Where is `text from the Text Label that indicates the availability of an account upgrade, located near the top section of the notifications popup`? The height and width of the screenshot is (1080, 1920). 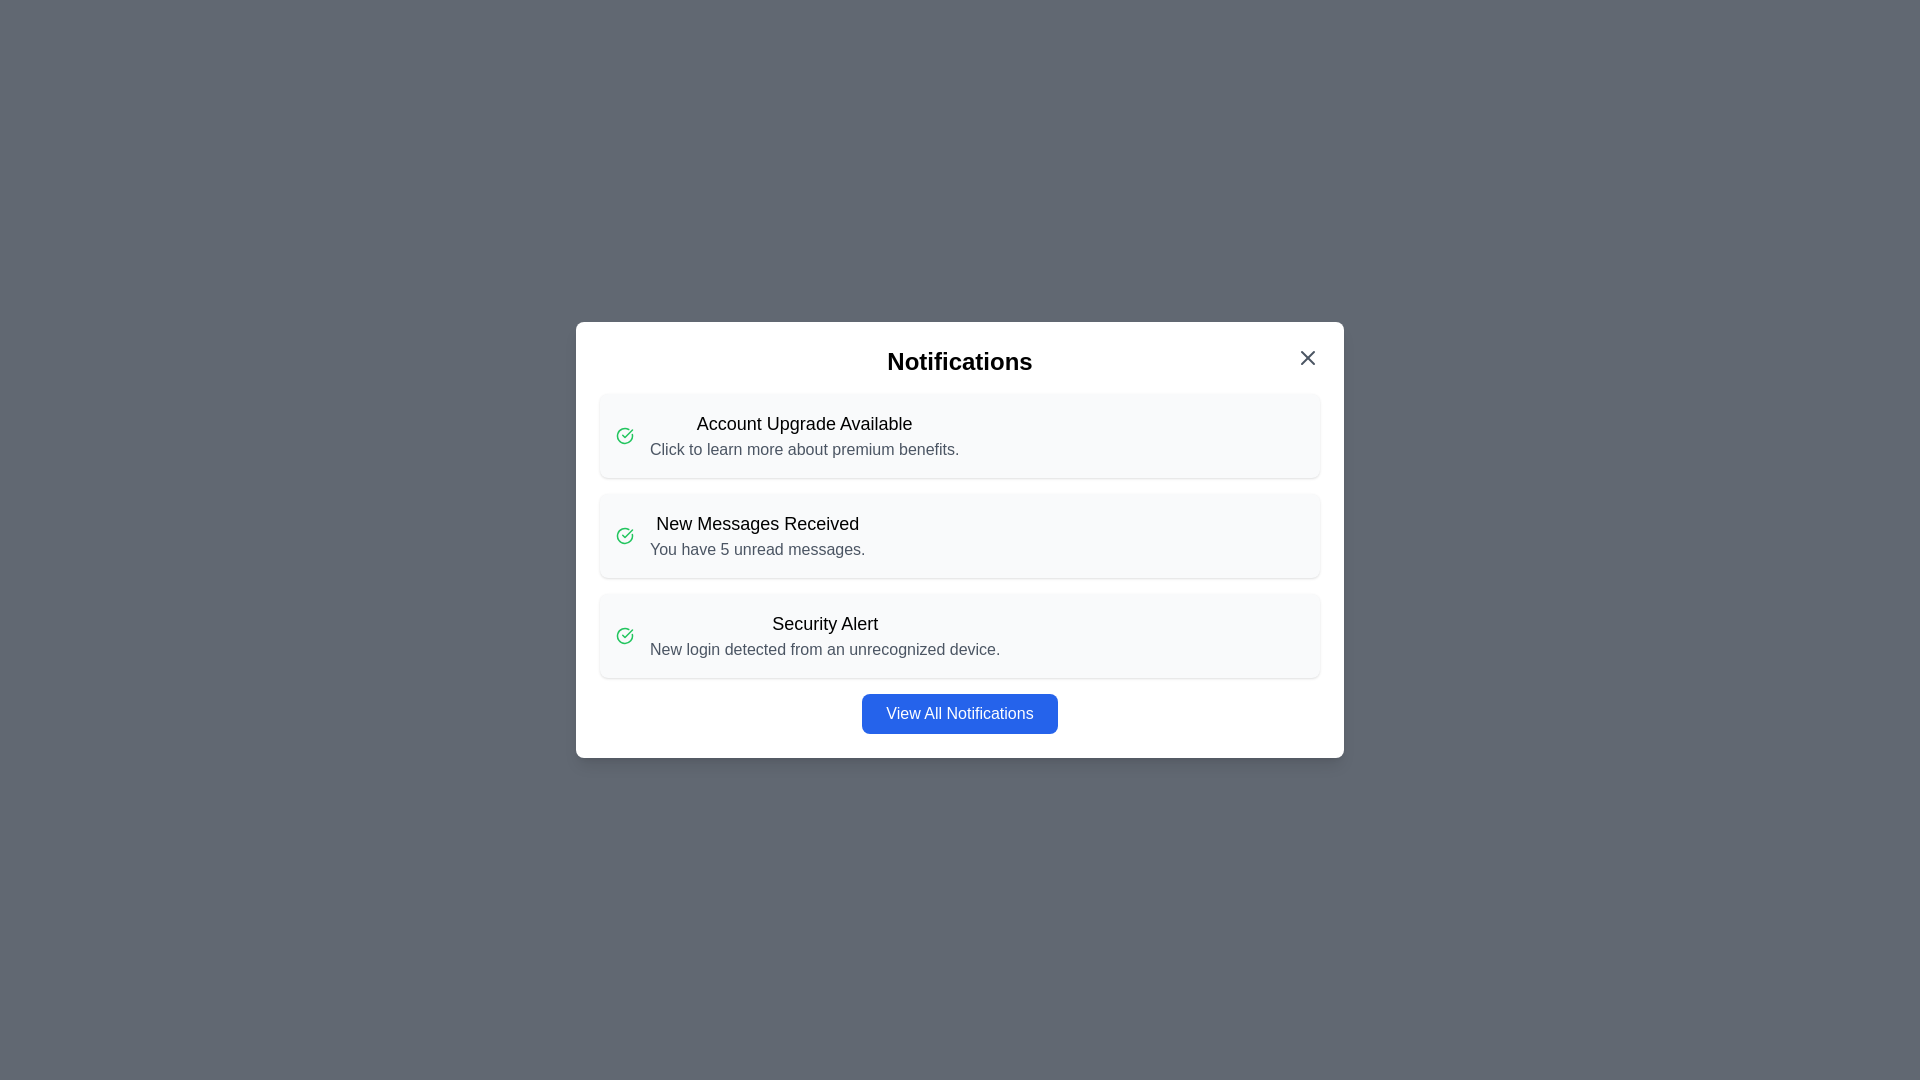
text from the Text Label that indicates the availability of an account upgrade, located near the top section of the notifications popup is located at coordinates (804, 423).